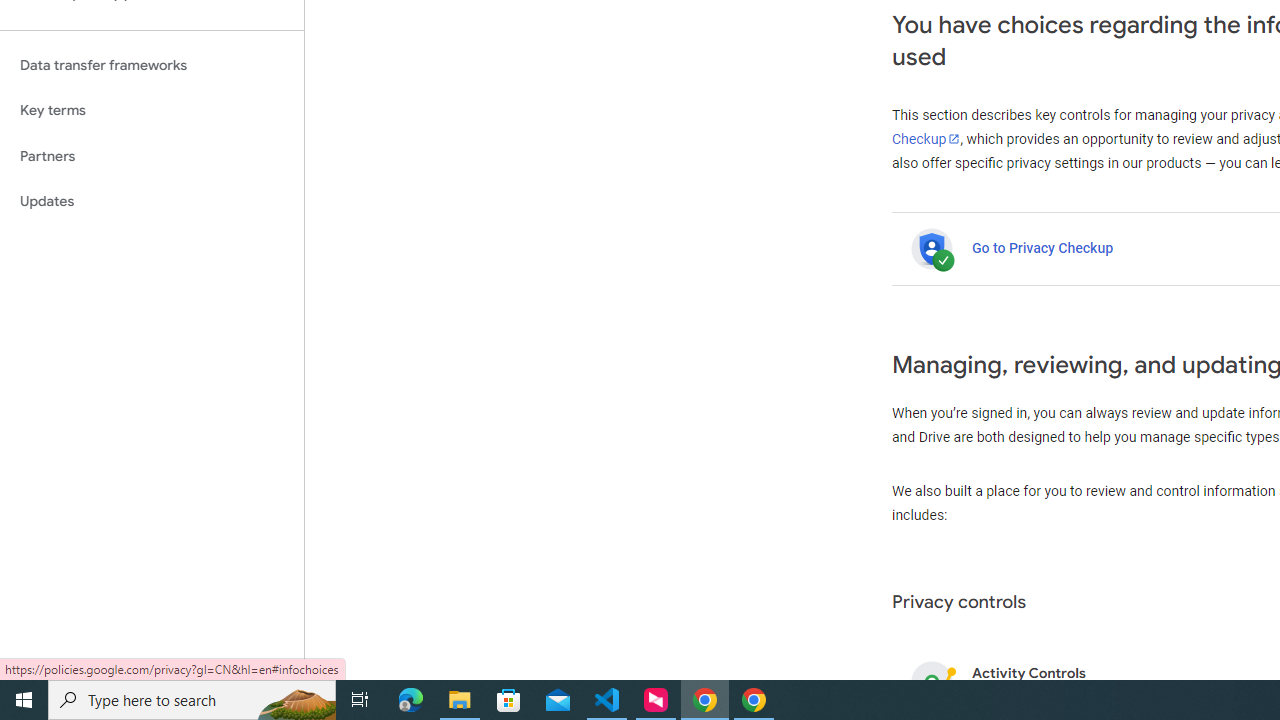 Image resolution: width=1280 pixels, height=720 pixels. I want to click on 'Data transfer frameworks', so click(151, 64).